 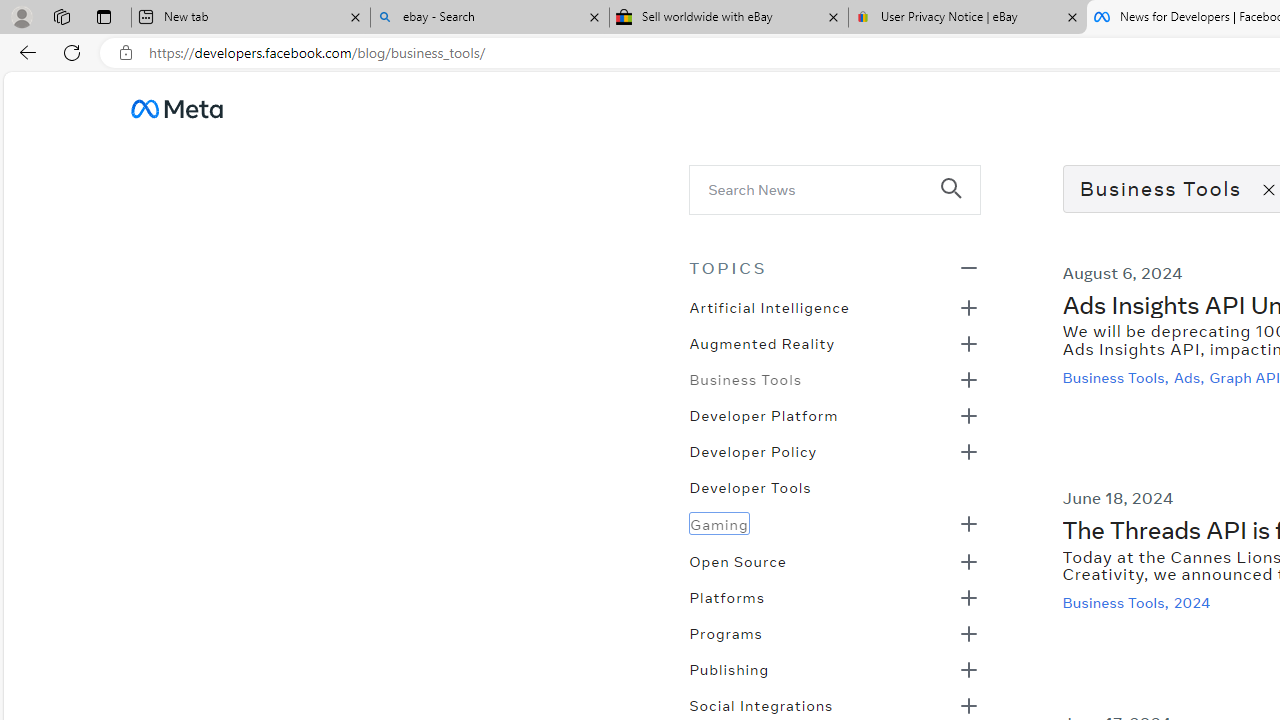 I want to click on 'Developer Policy', so click(x=752, y=450).